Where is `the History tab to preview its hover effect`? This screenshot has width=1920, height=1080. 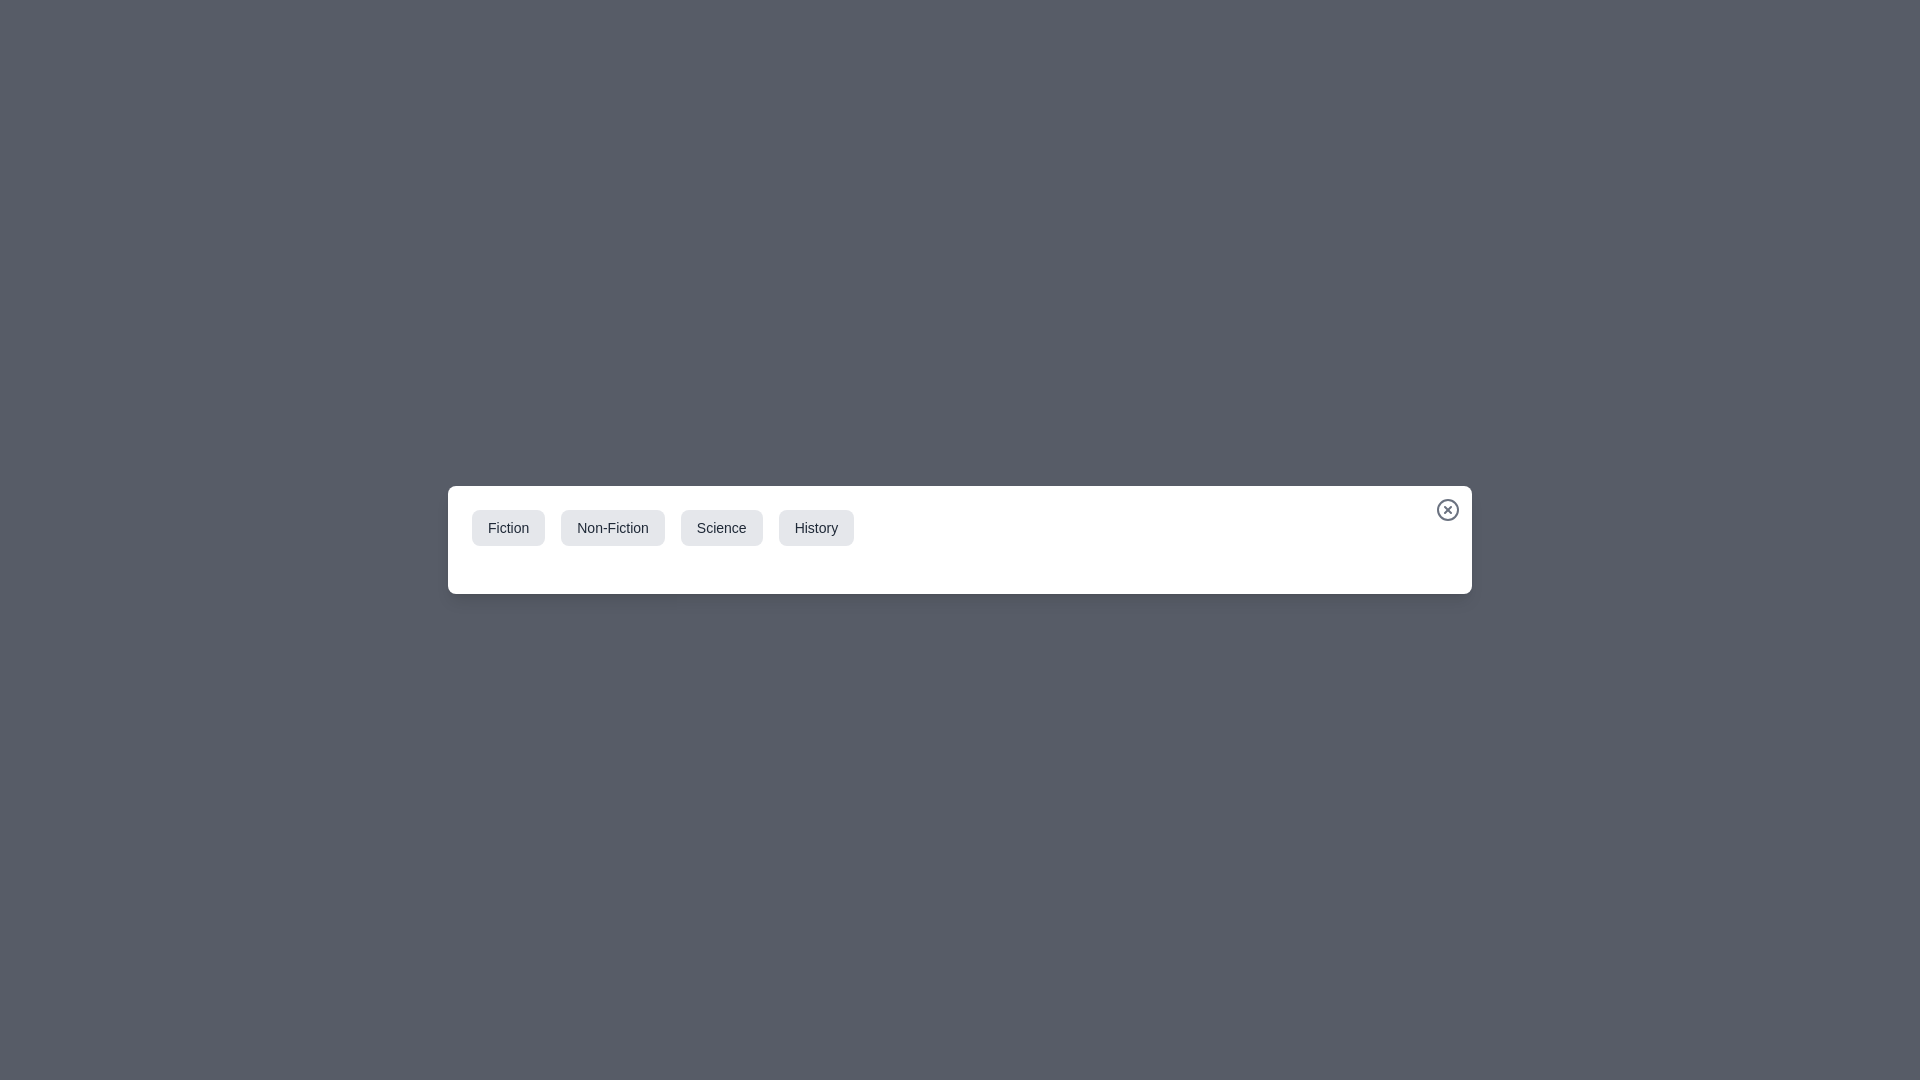
the History tab to preview its hover effect is located at coordinates (816, 527).